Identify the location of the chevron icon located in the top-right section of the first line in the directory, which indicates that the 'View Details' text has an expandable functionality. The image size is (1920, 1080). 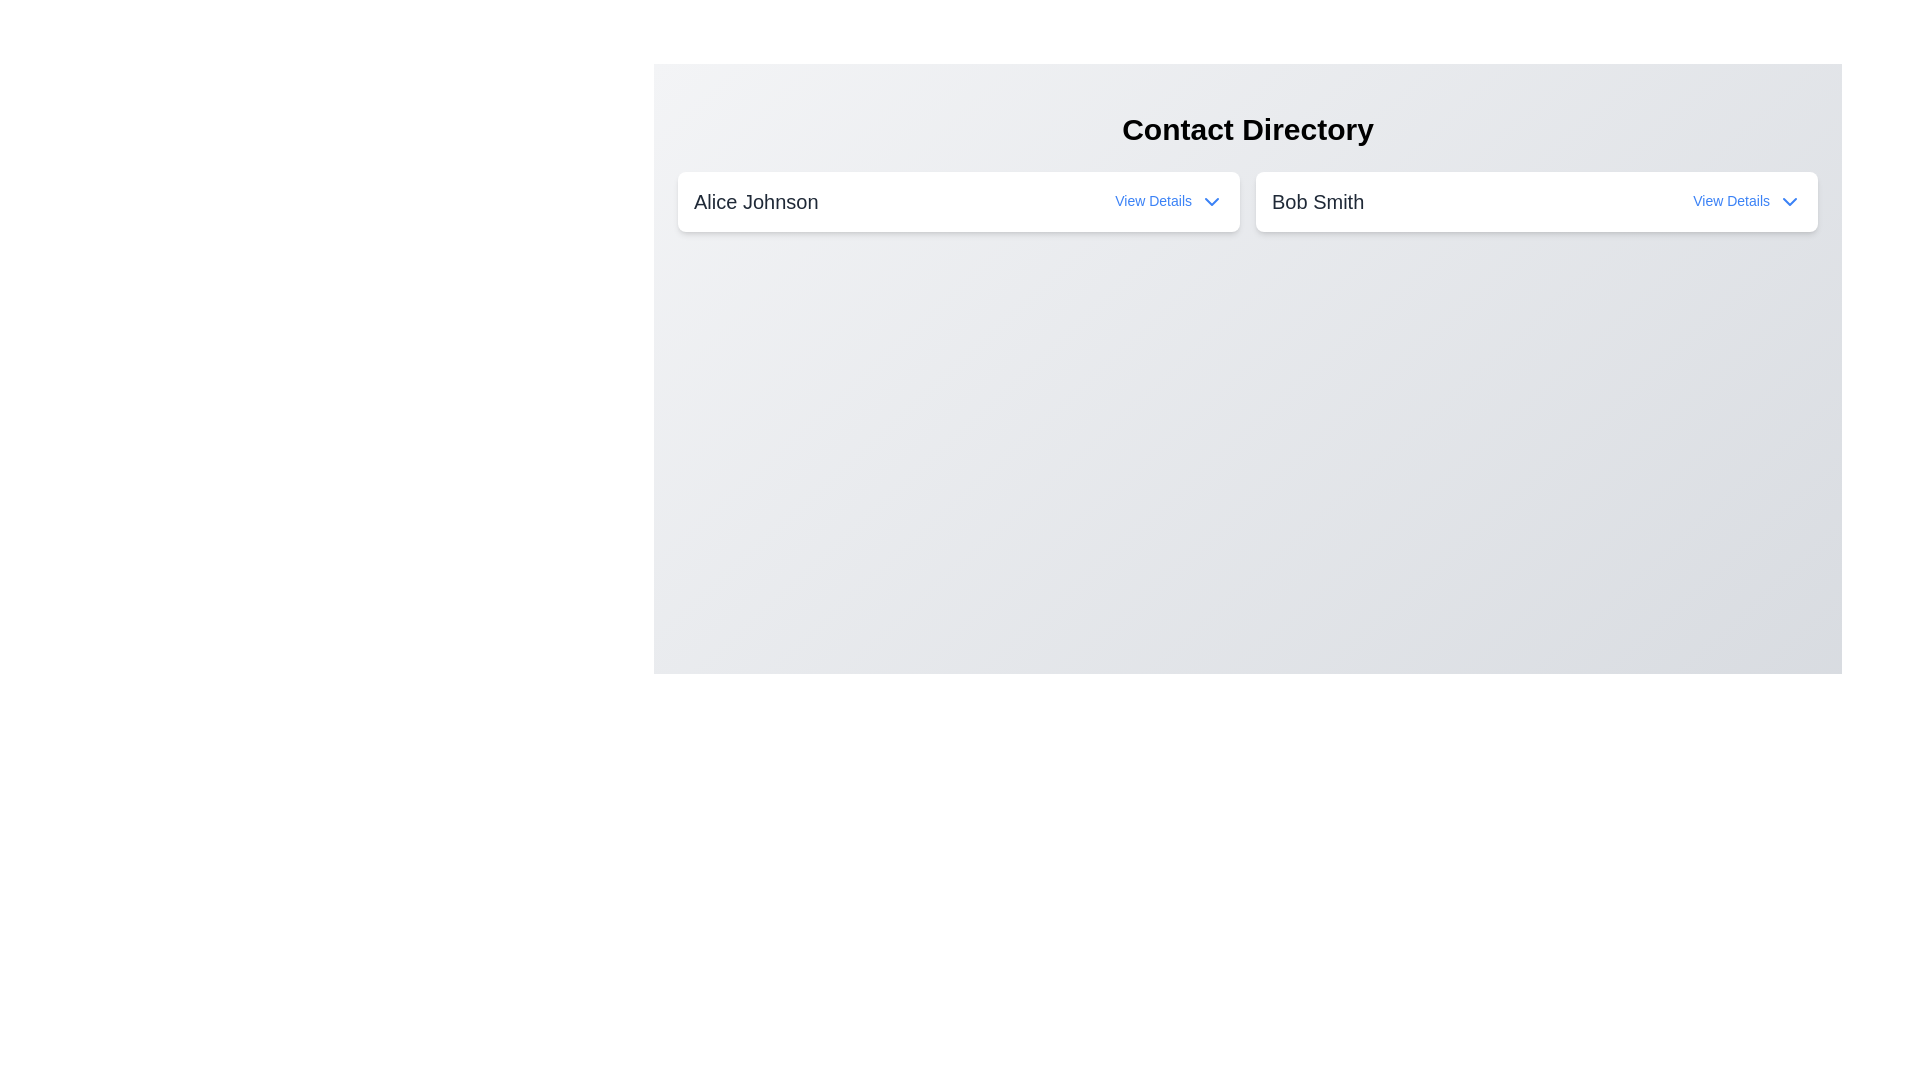
(1210, 201).